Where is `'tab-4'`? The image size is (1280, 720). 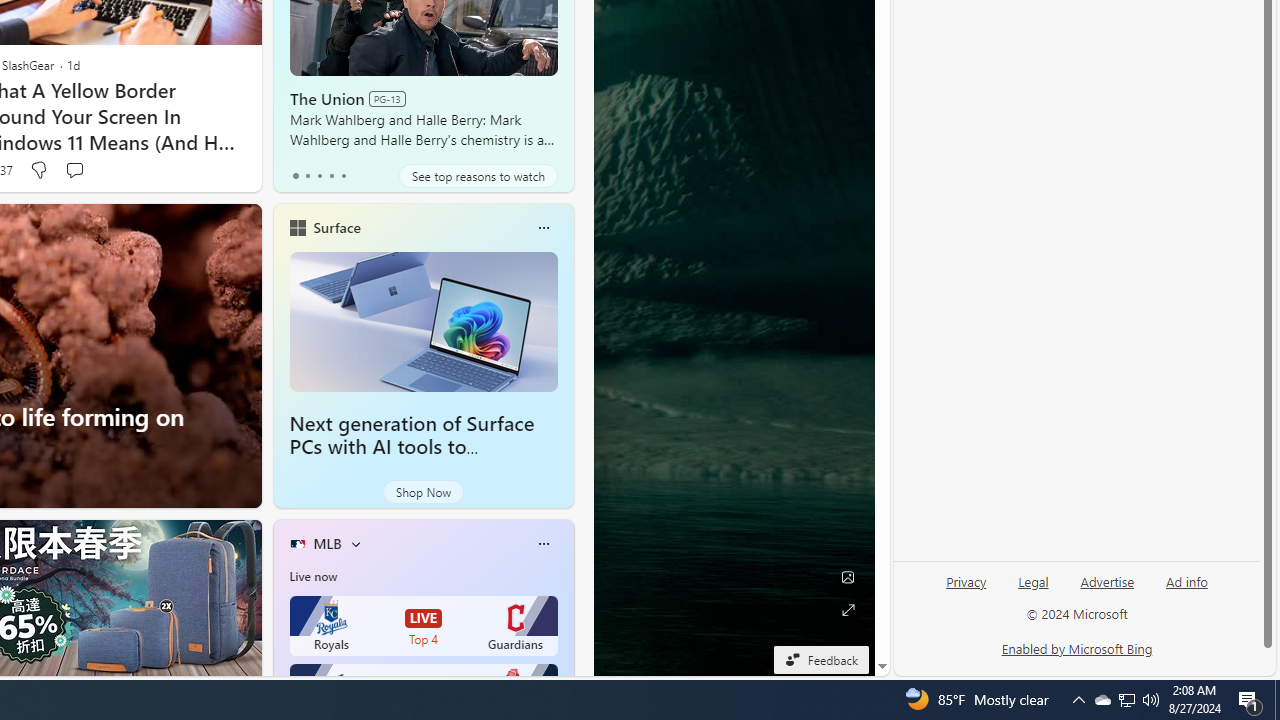
'tab-4' is located at coordinates (343, 175).